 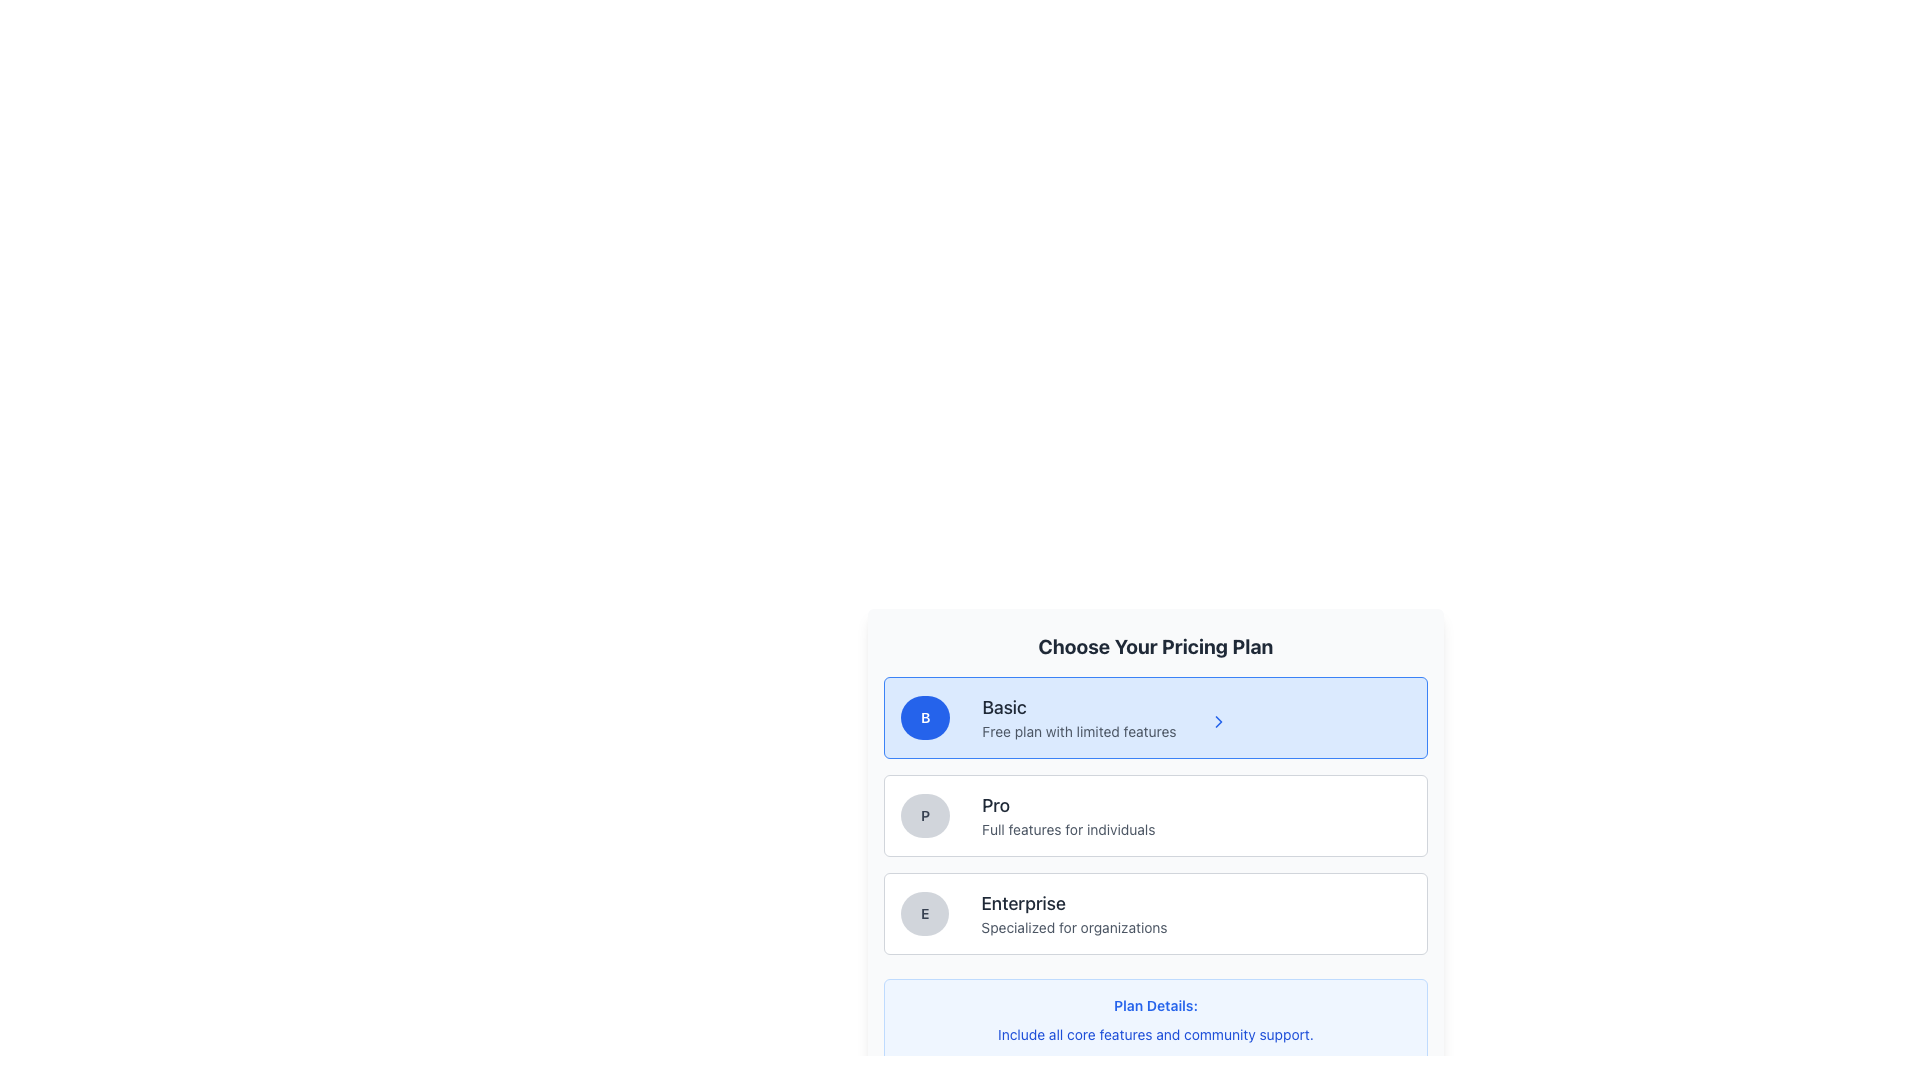 I want to click on the arrow icon in the 'Basic' plan section, so click(x=1217, y=721).